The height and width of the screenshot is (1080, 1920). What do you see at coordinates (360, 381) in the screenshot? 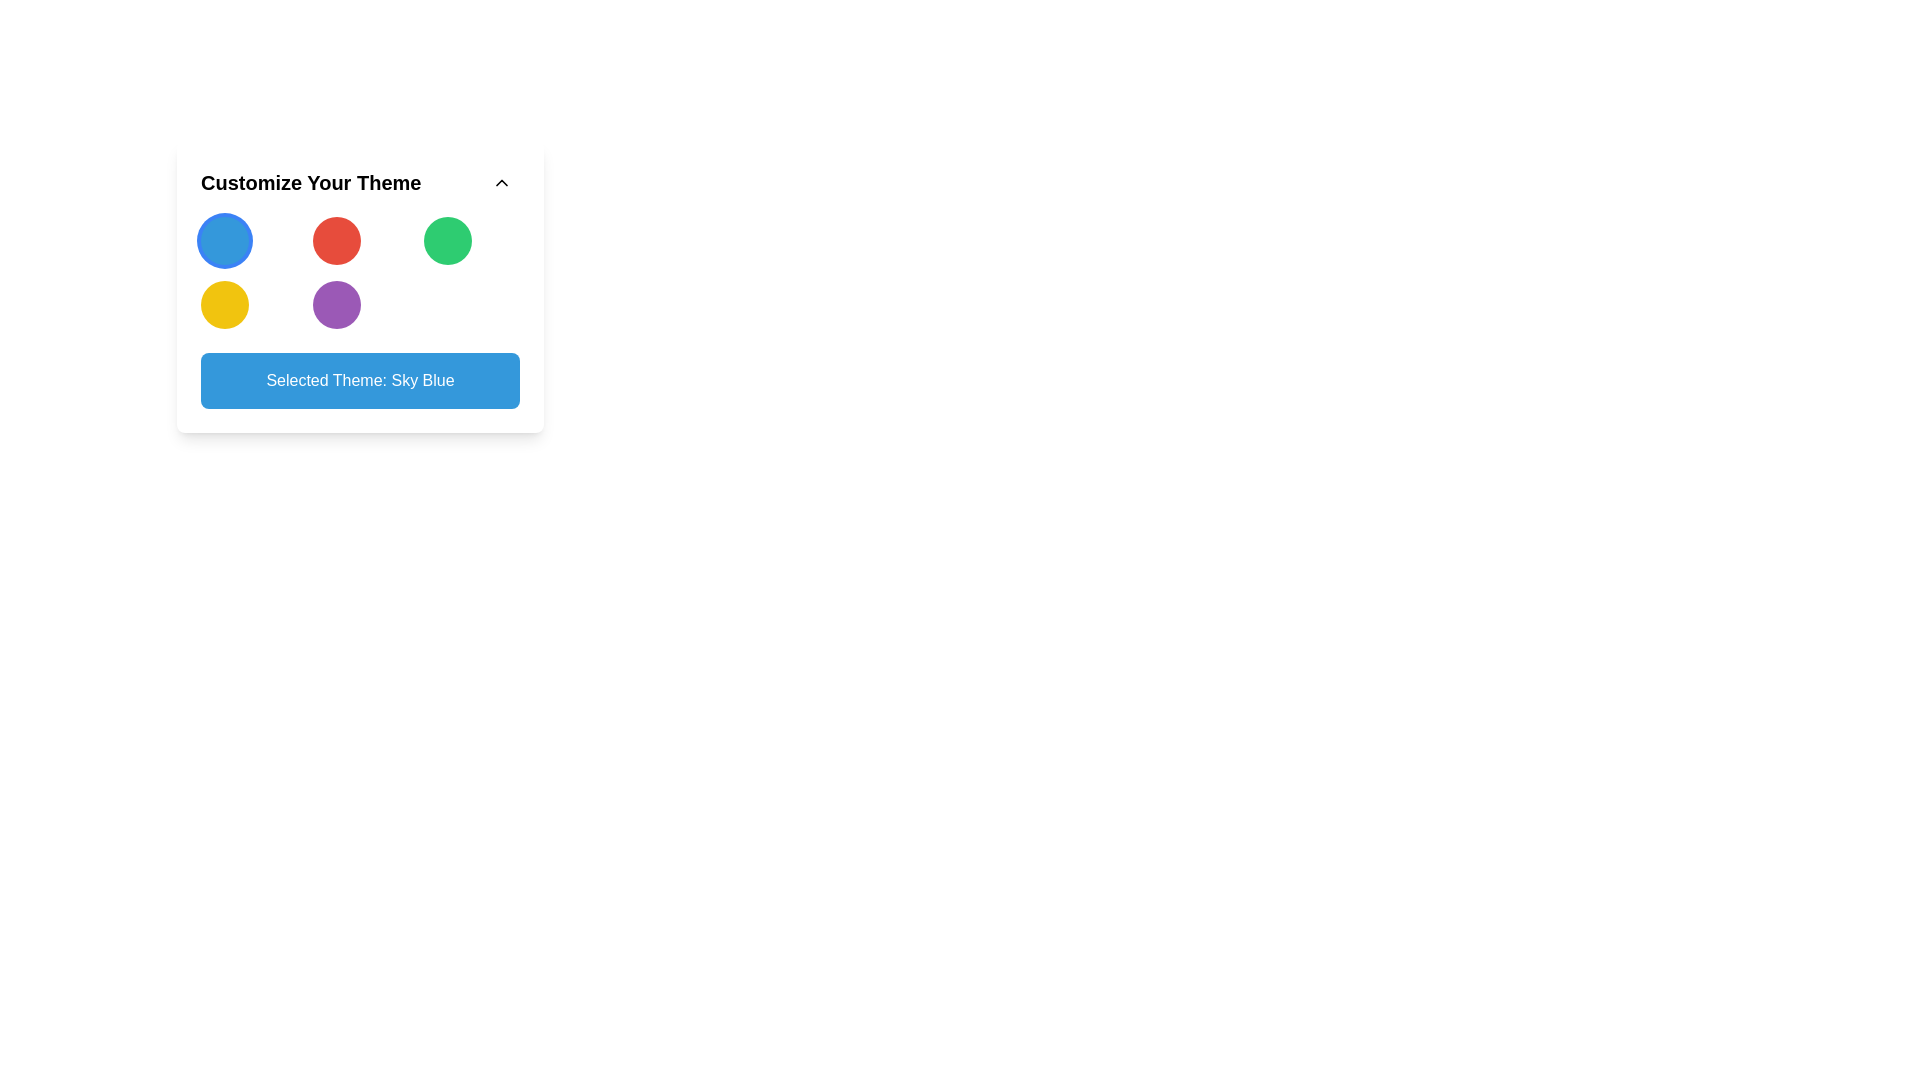
I see `the theme selection label that indicates the currently selected theme, located at the bottom of the thematic selection panel` at bounding box center [360, 381].